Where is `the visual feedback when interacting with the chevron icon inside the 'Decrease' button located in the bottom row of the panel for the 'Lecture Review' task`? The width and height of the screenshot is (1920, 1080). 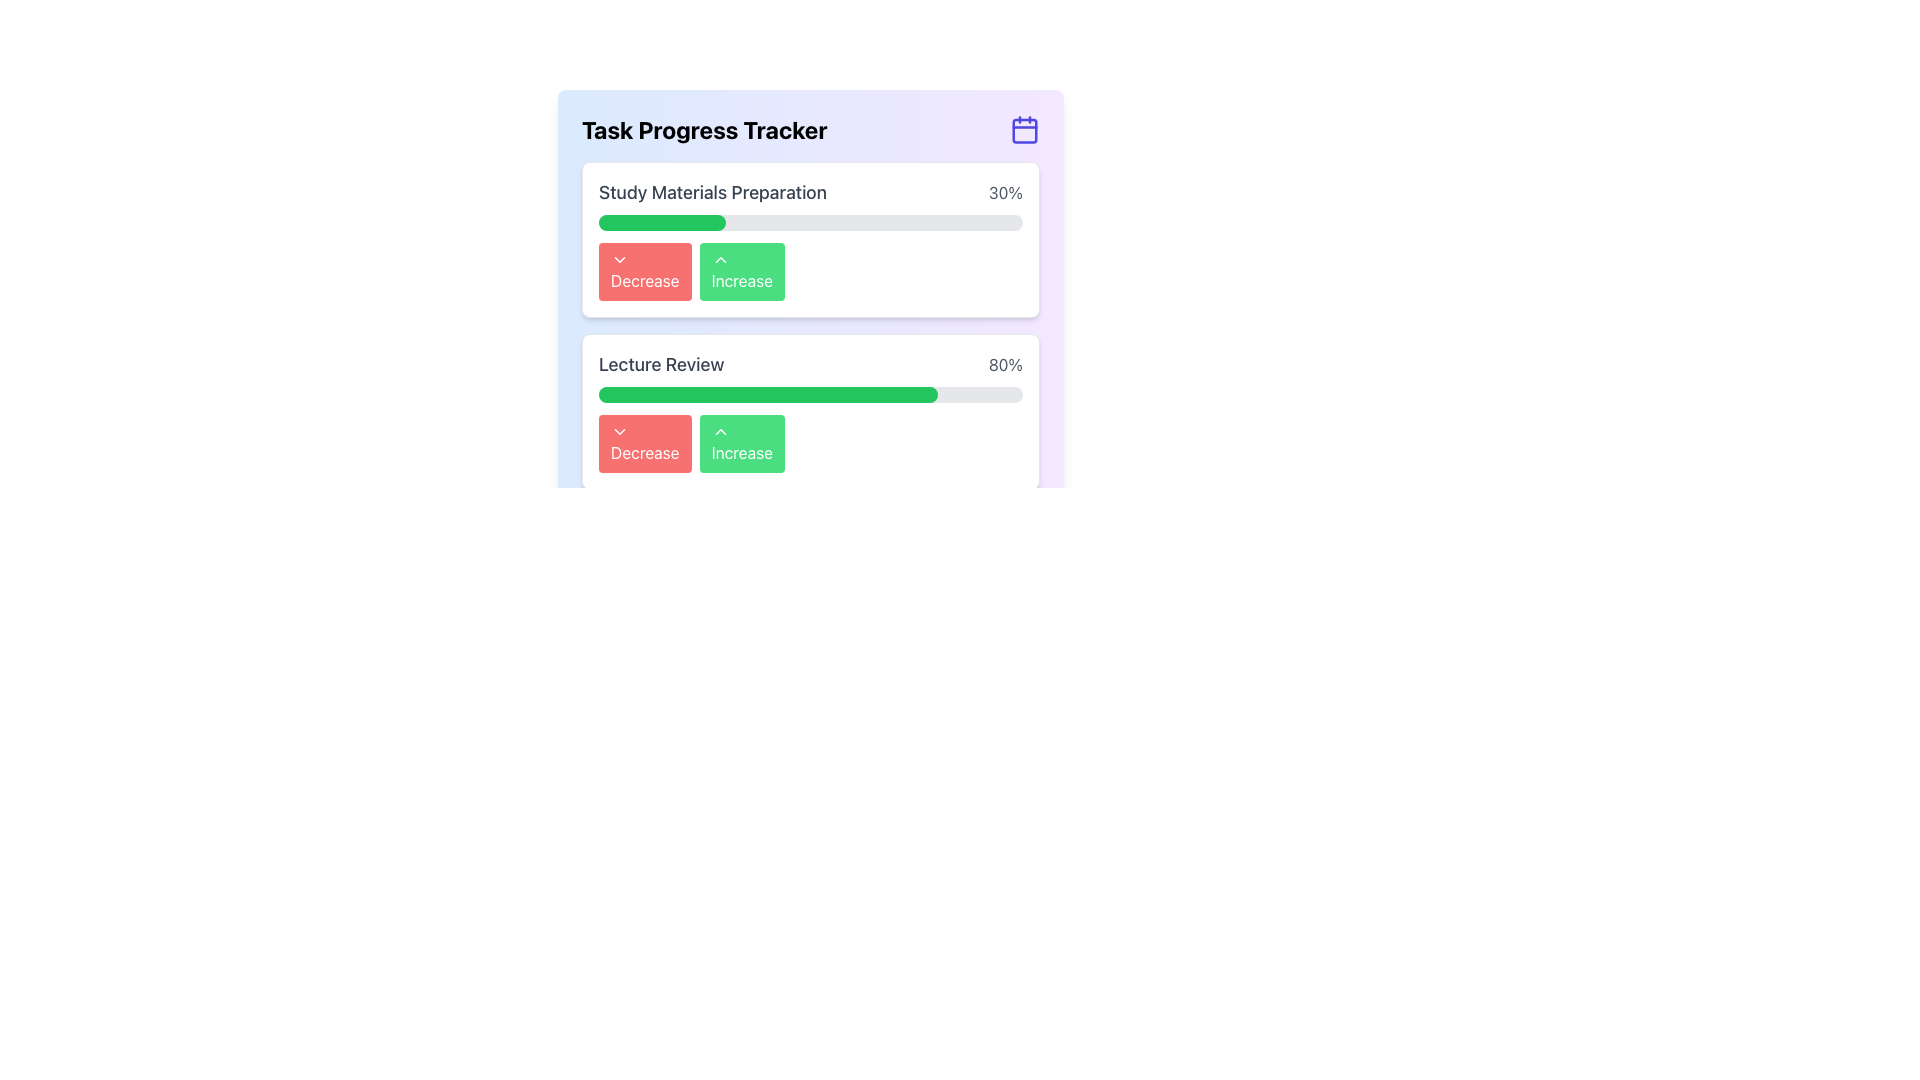 the visual feedback when interacting with the chevron icon inside the 'Decrease' button located in the bottom row of the panel for the 'Lecture Review' task is located at coordinates (618, 431).